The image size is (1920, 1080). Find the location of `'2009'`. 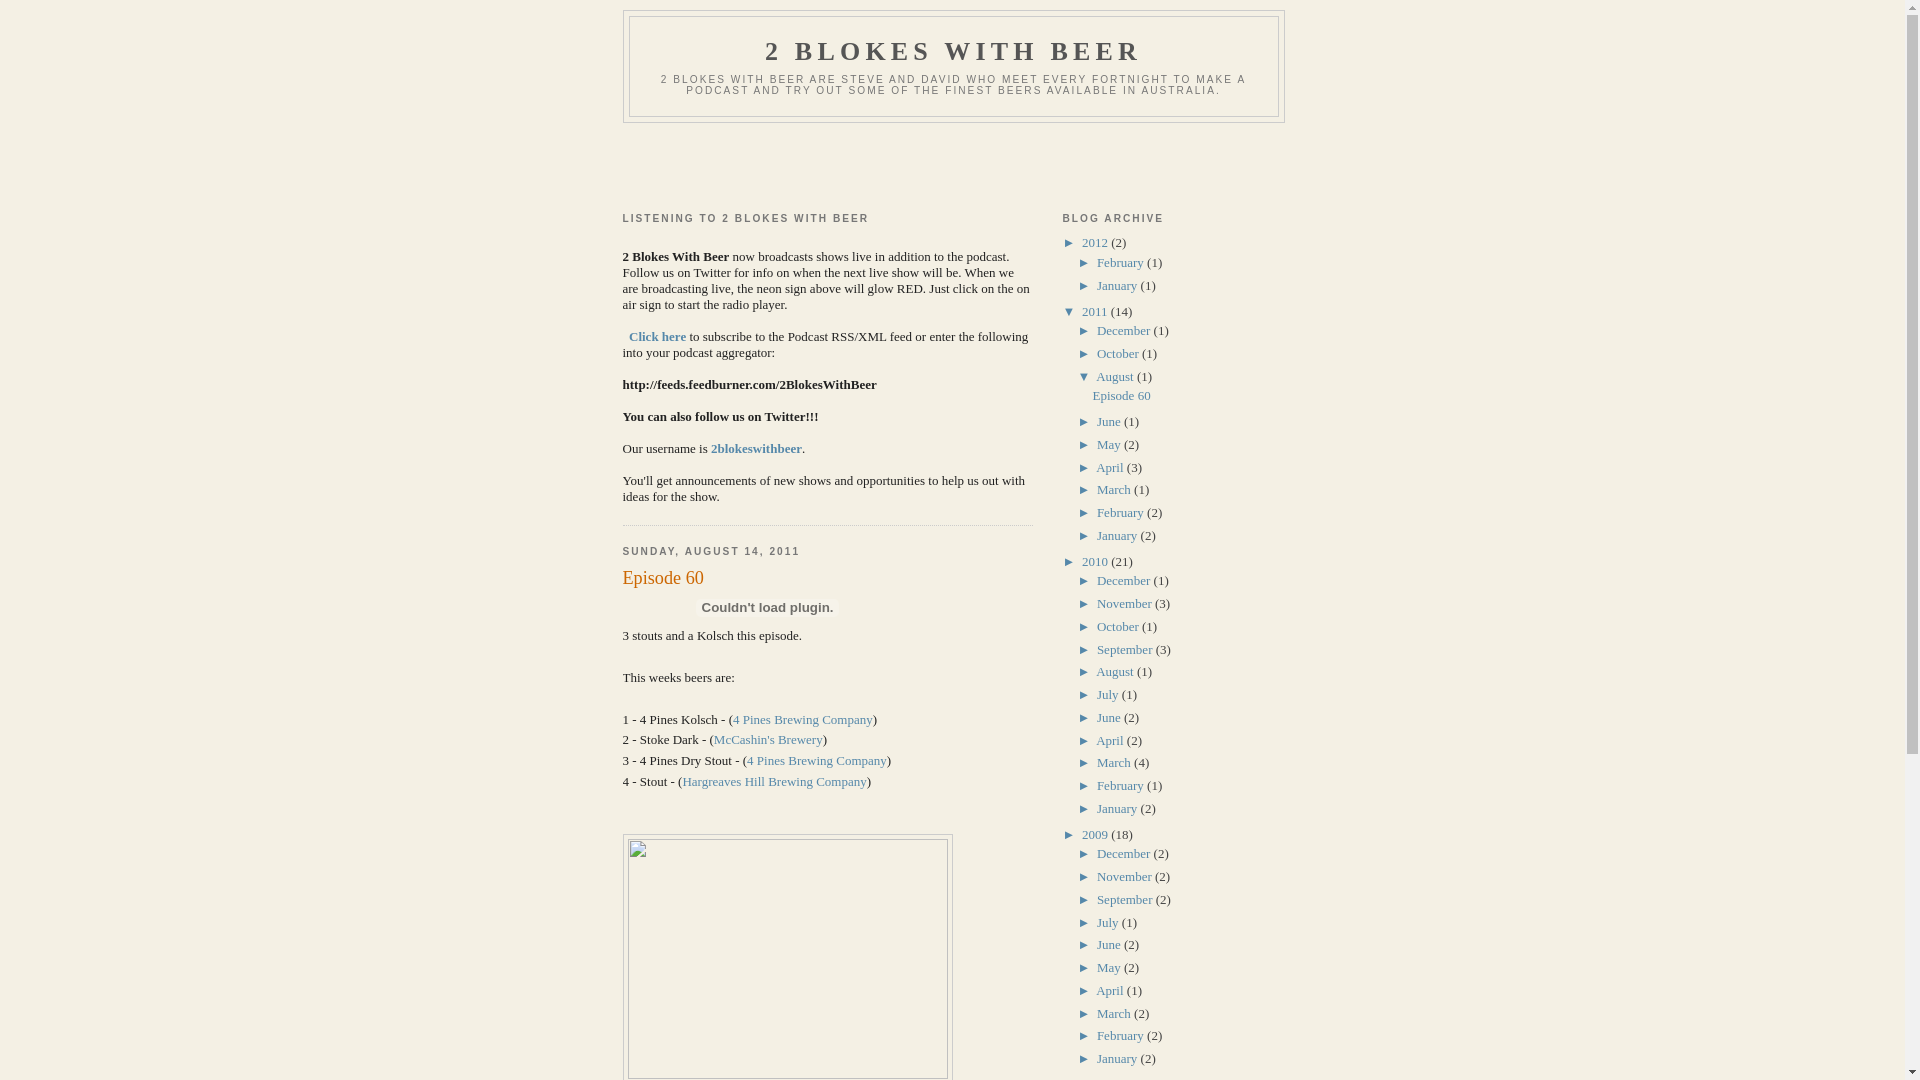

'2009' is located at coordinates (1095, 834).